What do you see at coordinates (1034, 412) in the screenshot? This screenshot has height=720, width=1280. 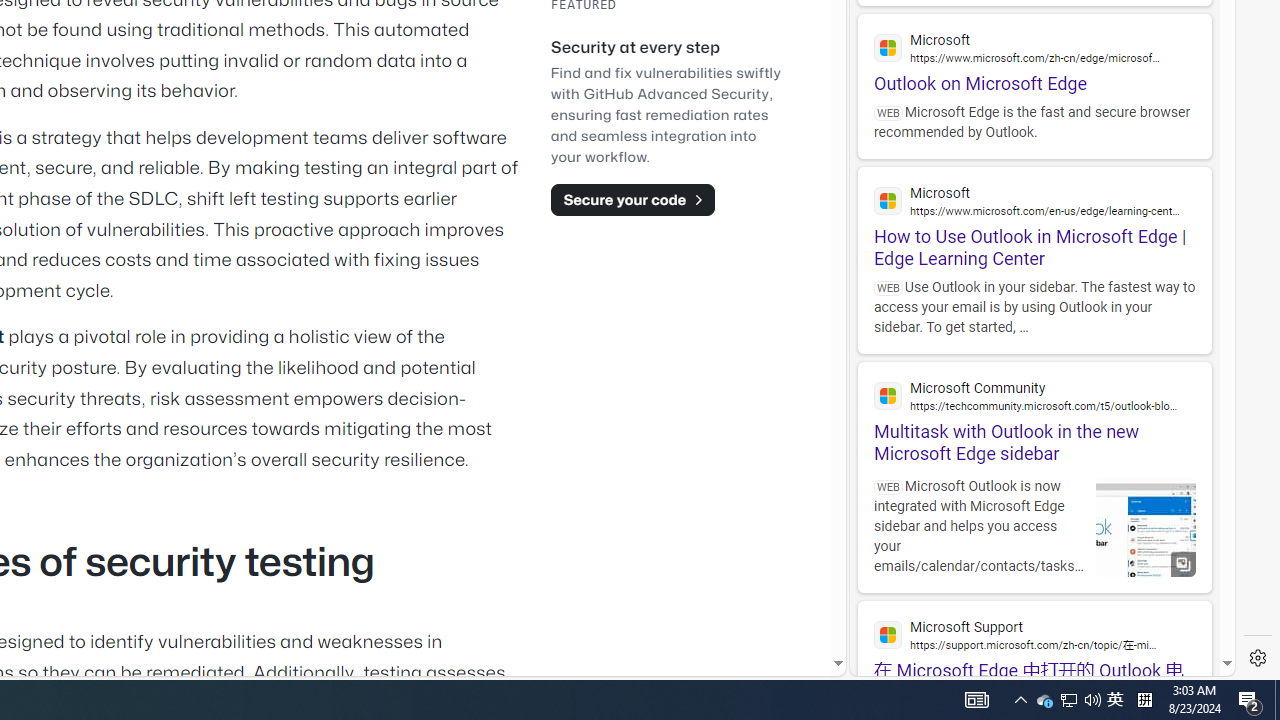 I see `'Multitask with Outlook in the new Microsoft Edge sidebar'` at bounding box center [1034, 412].